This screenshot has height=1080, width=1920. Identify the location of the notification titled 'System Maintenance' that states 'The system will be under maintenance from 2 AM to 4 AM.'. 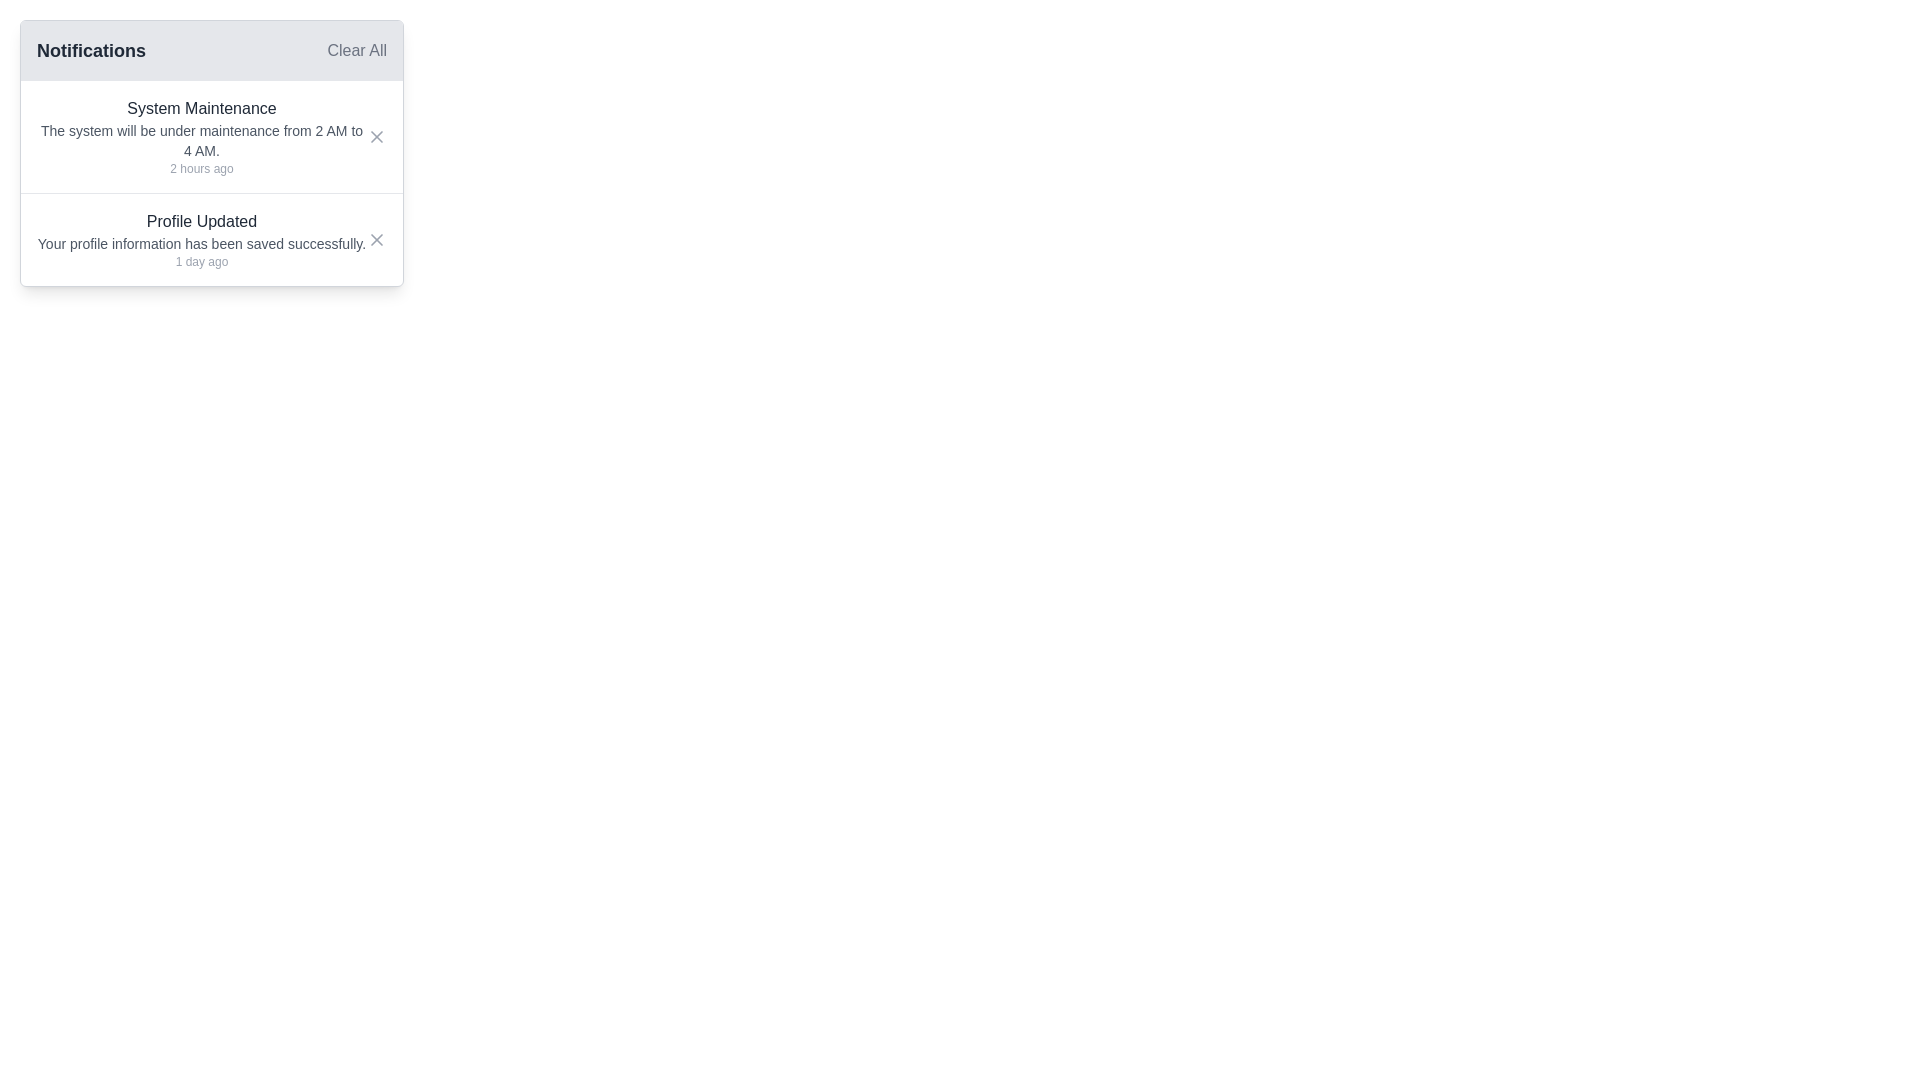
(211, 136).